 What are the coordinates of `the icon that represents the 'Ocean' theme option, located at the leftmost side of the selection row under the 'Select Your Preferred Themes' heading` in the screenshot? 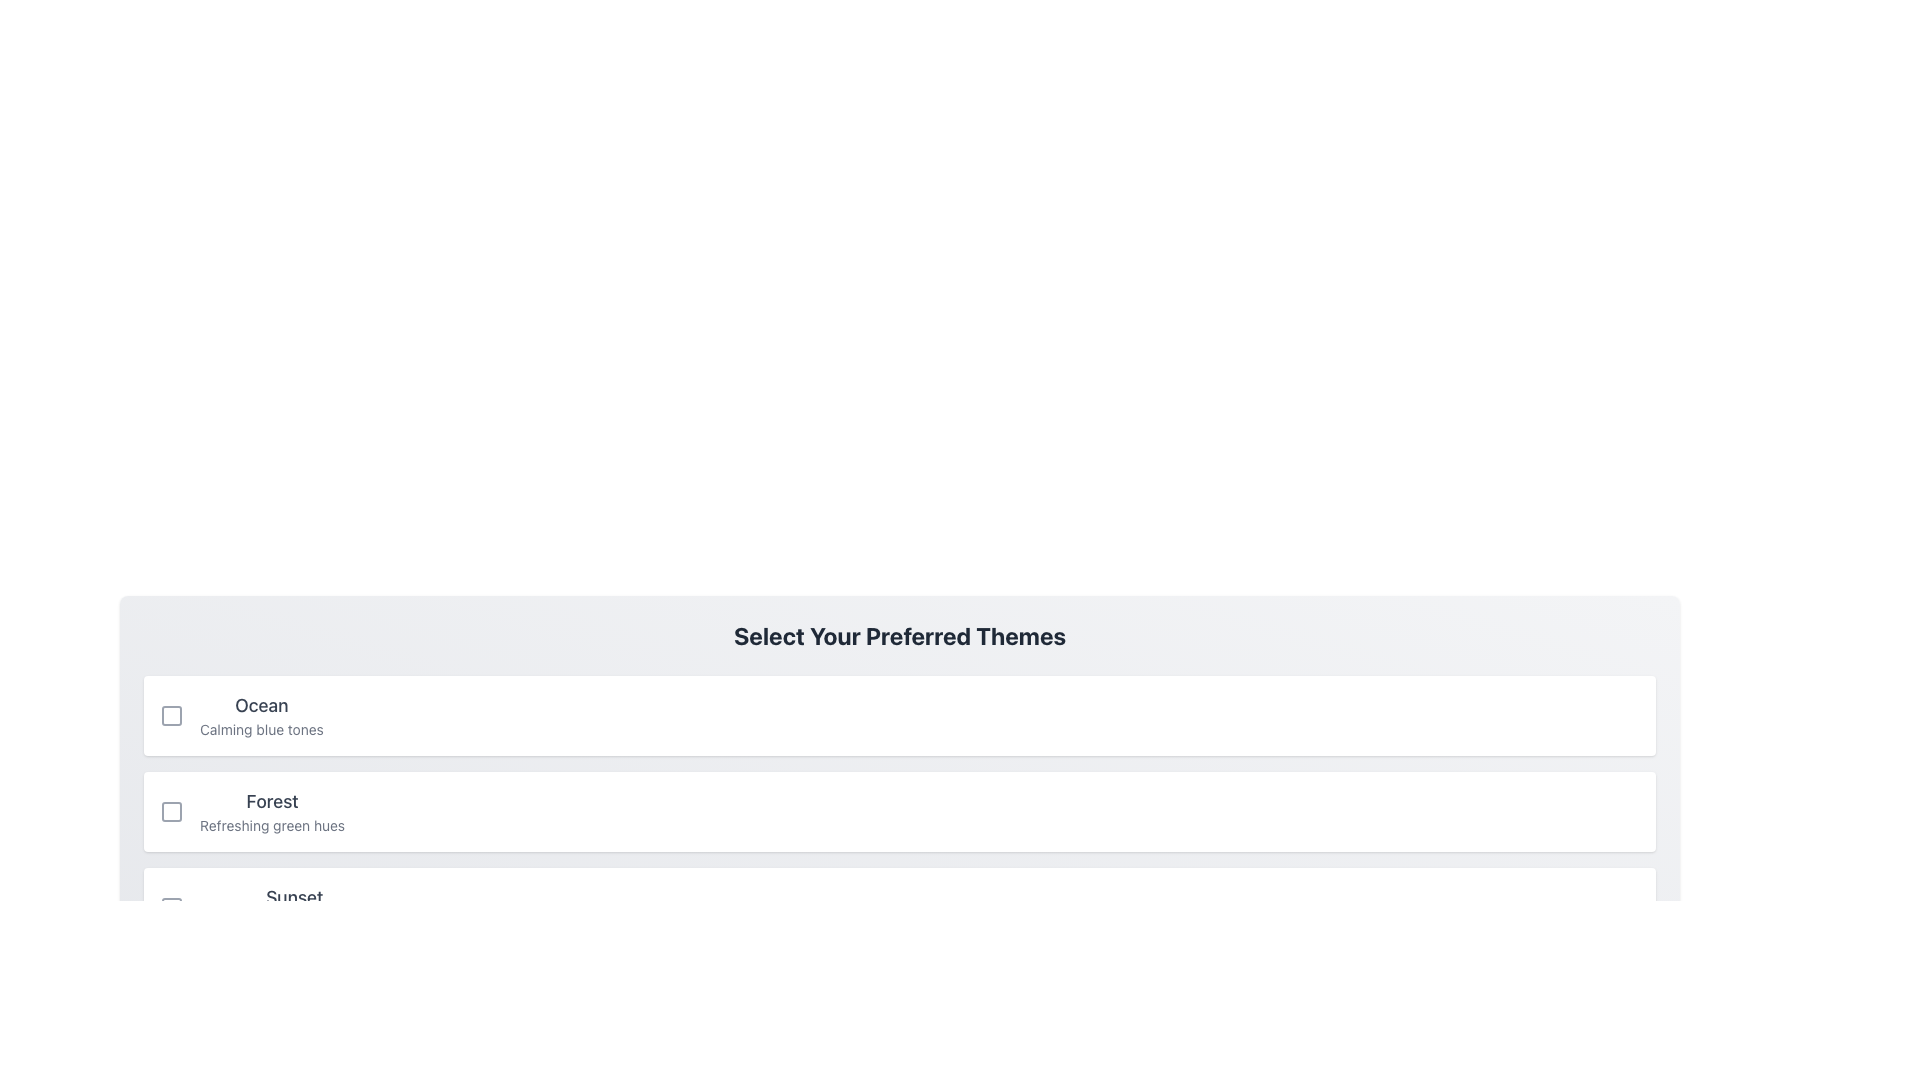 It's located at (172, 715).